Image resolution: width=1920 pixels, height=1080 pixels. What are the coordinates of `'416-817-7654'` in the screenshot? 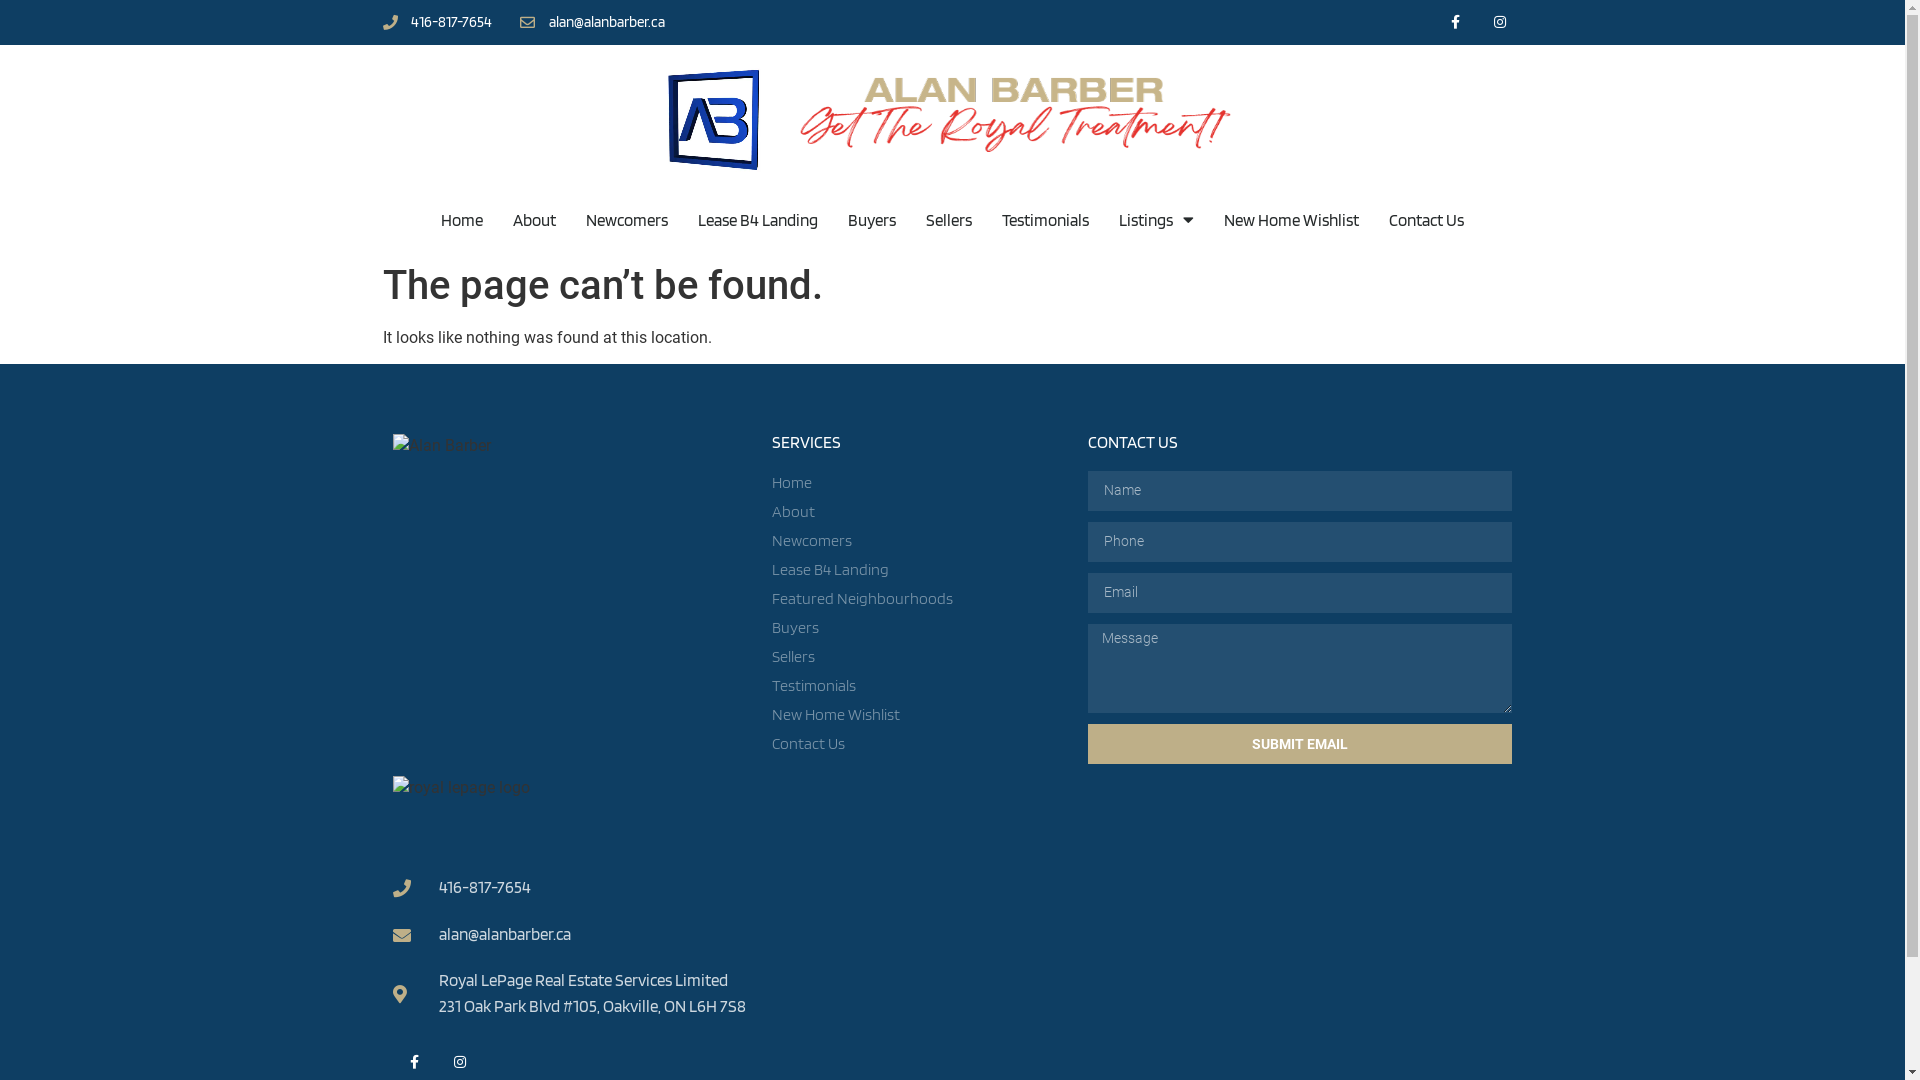 It's located at (435, 22).